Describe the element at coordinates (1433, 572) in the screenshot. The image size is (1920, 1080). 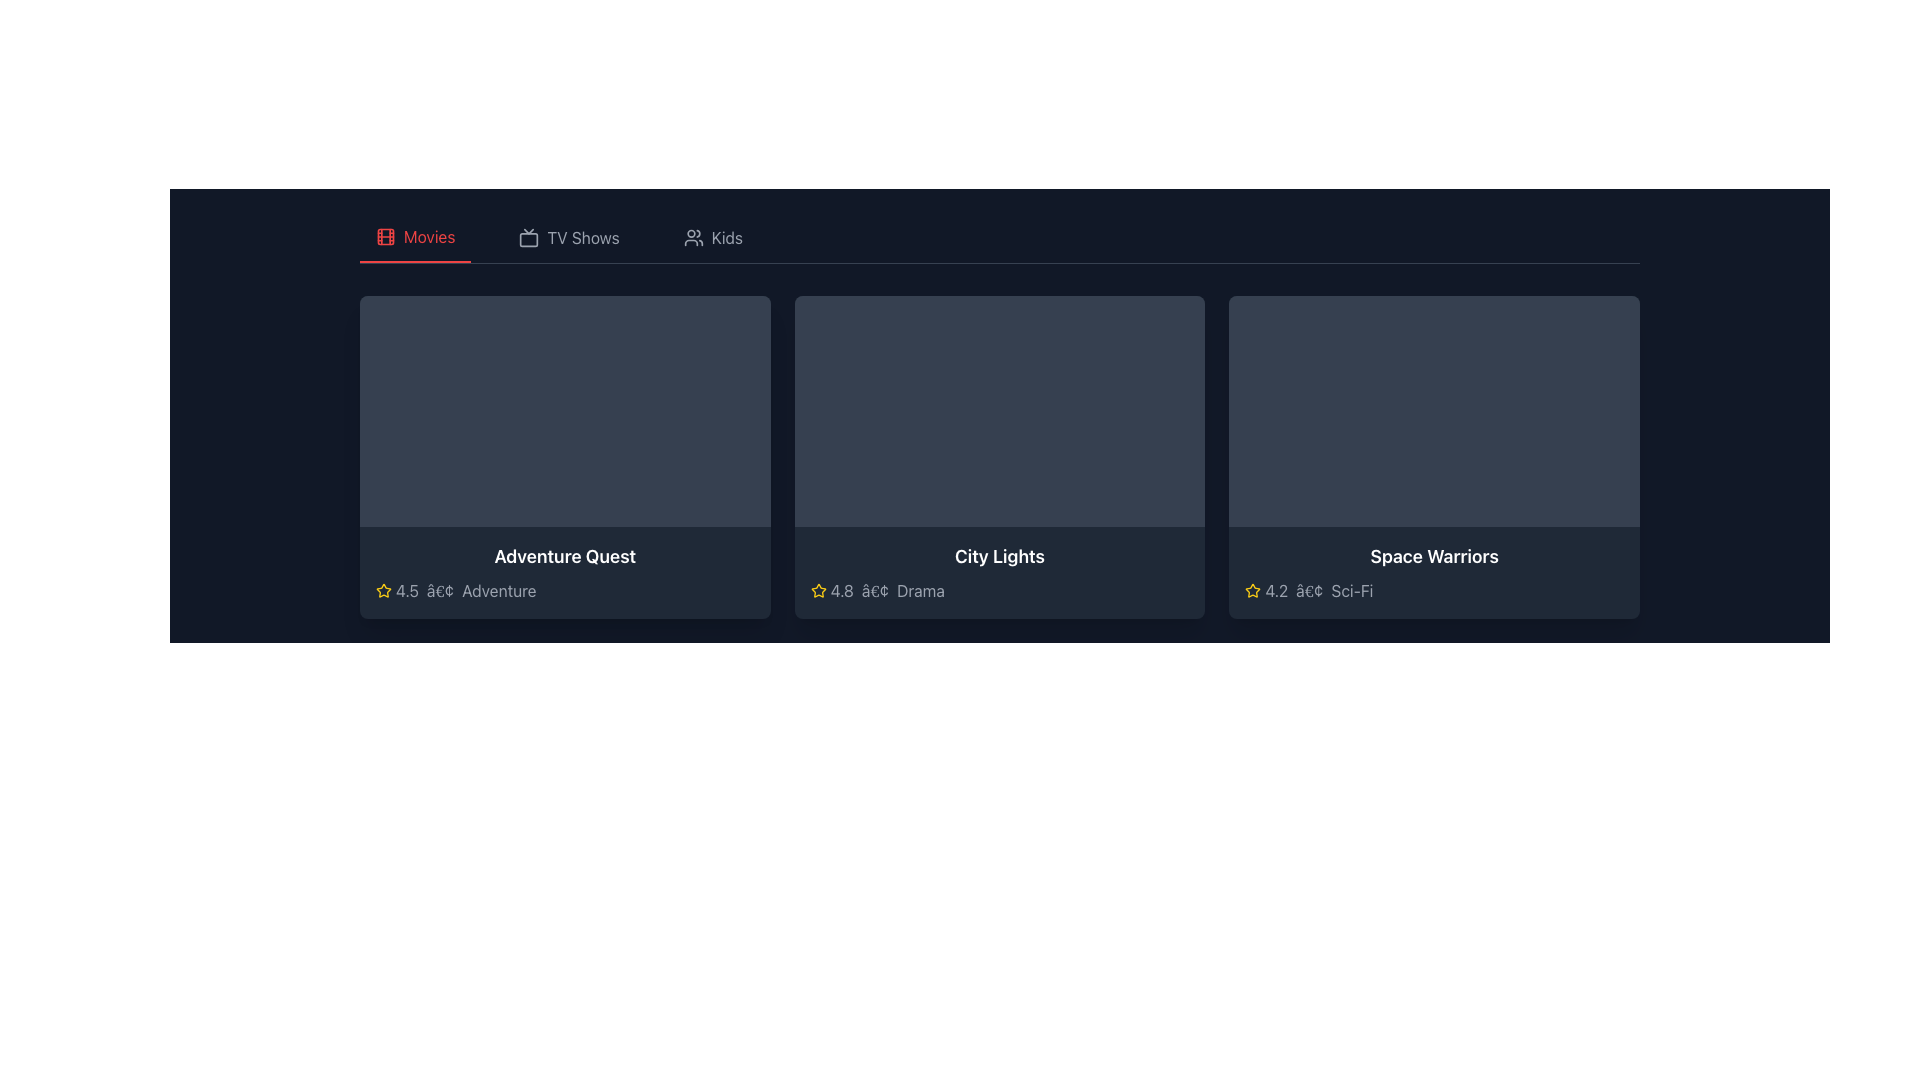
I see `the informational display element titled 'Space Warriors' which includes a star icon and rating, located at the bottom of the third card in a horizontal list` at that location.